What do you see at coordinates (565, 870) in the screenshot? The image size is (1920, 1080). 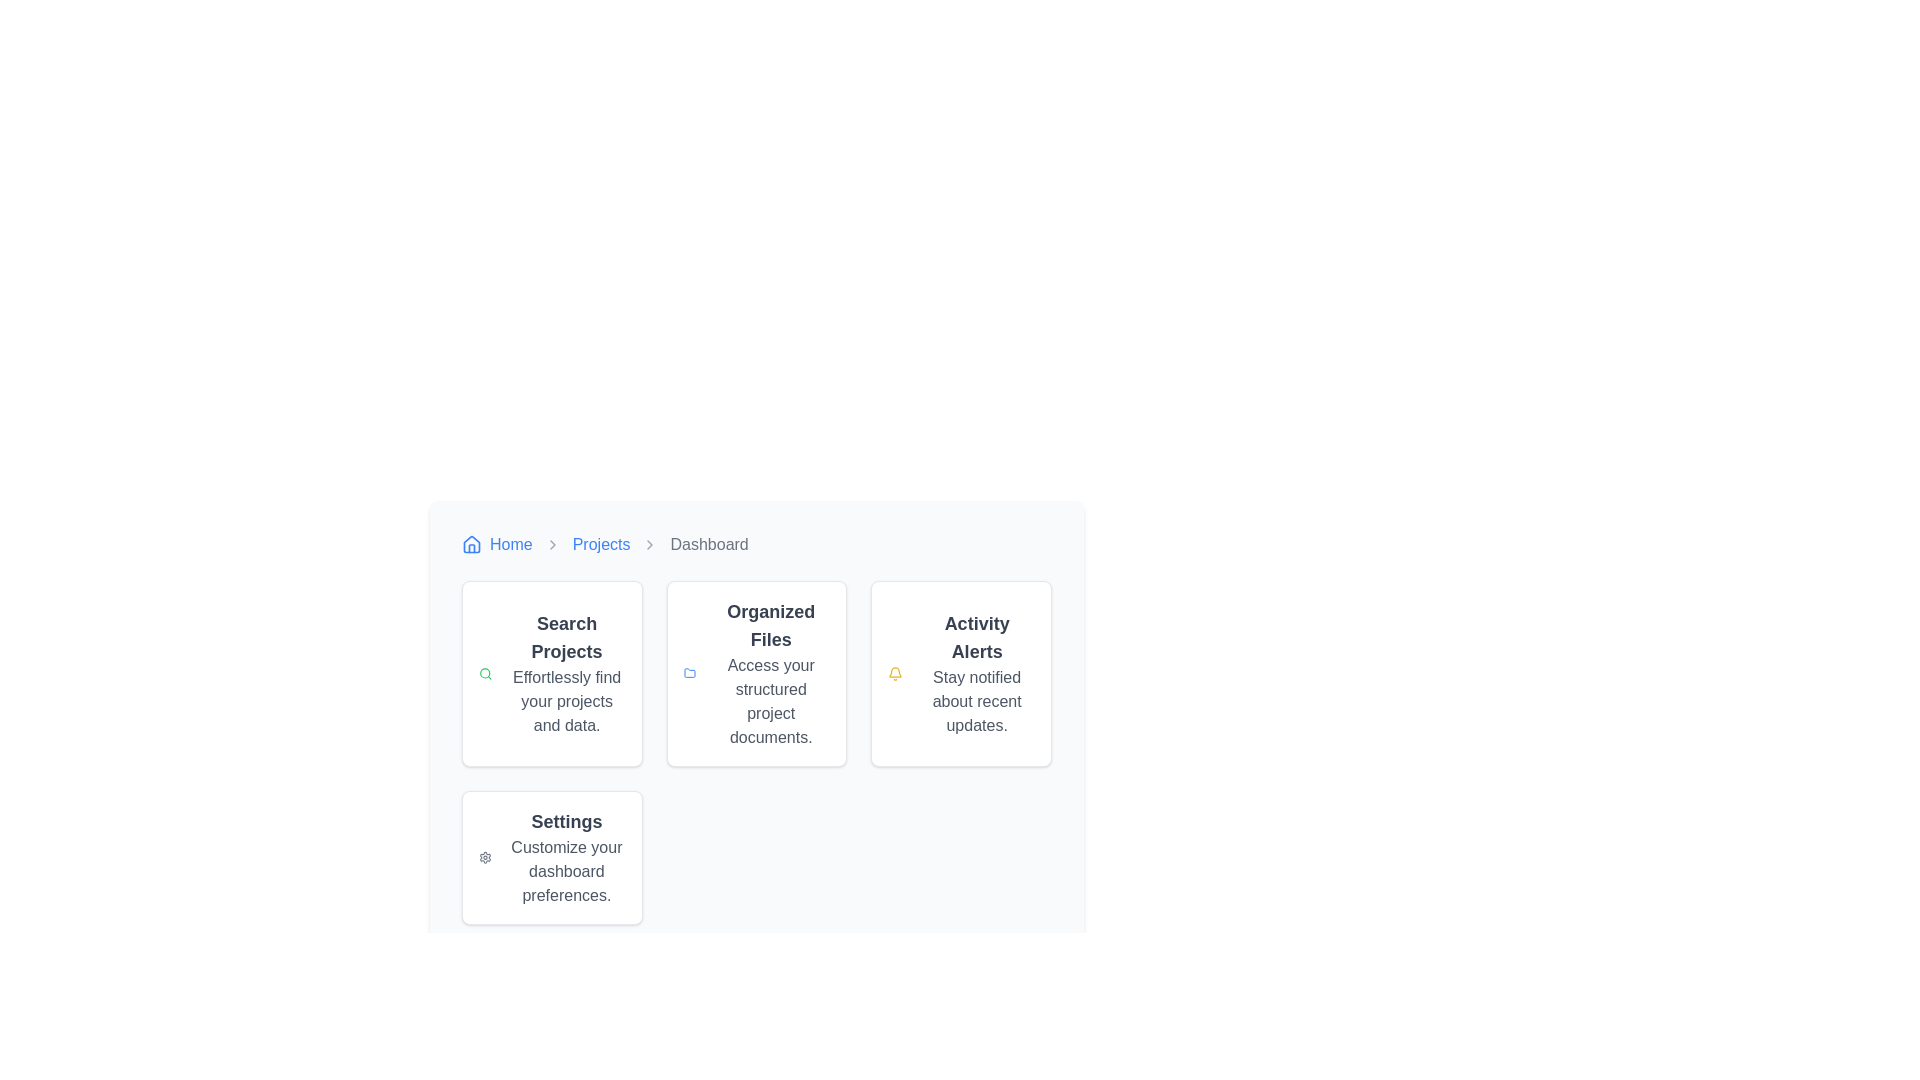 I see `the text label that reads 'Customize your dashboard preferences' styled in gray font, located in the panel below the 'Settings' heading` at bounding box center [565, 870].